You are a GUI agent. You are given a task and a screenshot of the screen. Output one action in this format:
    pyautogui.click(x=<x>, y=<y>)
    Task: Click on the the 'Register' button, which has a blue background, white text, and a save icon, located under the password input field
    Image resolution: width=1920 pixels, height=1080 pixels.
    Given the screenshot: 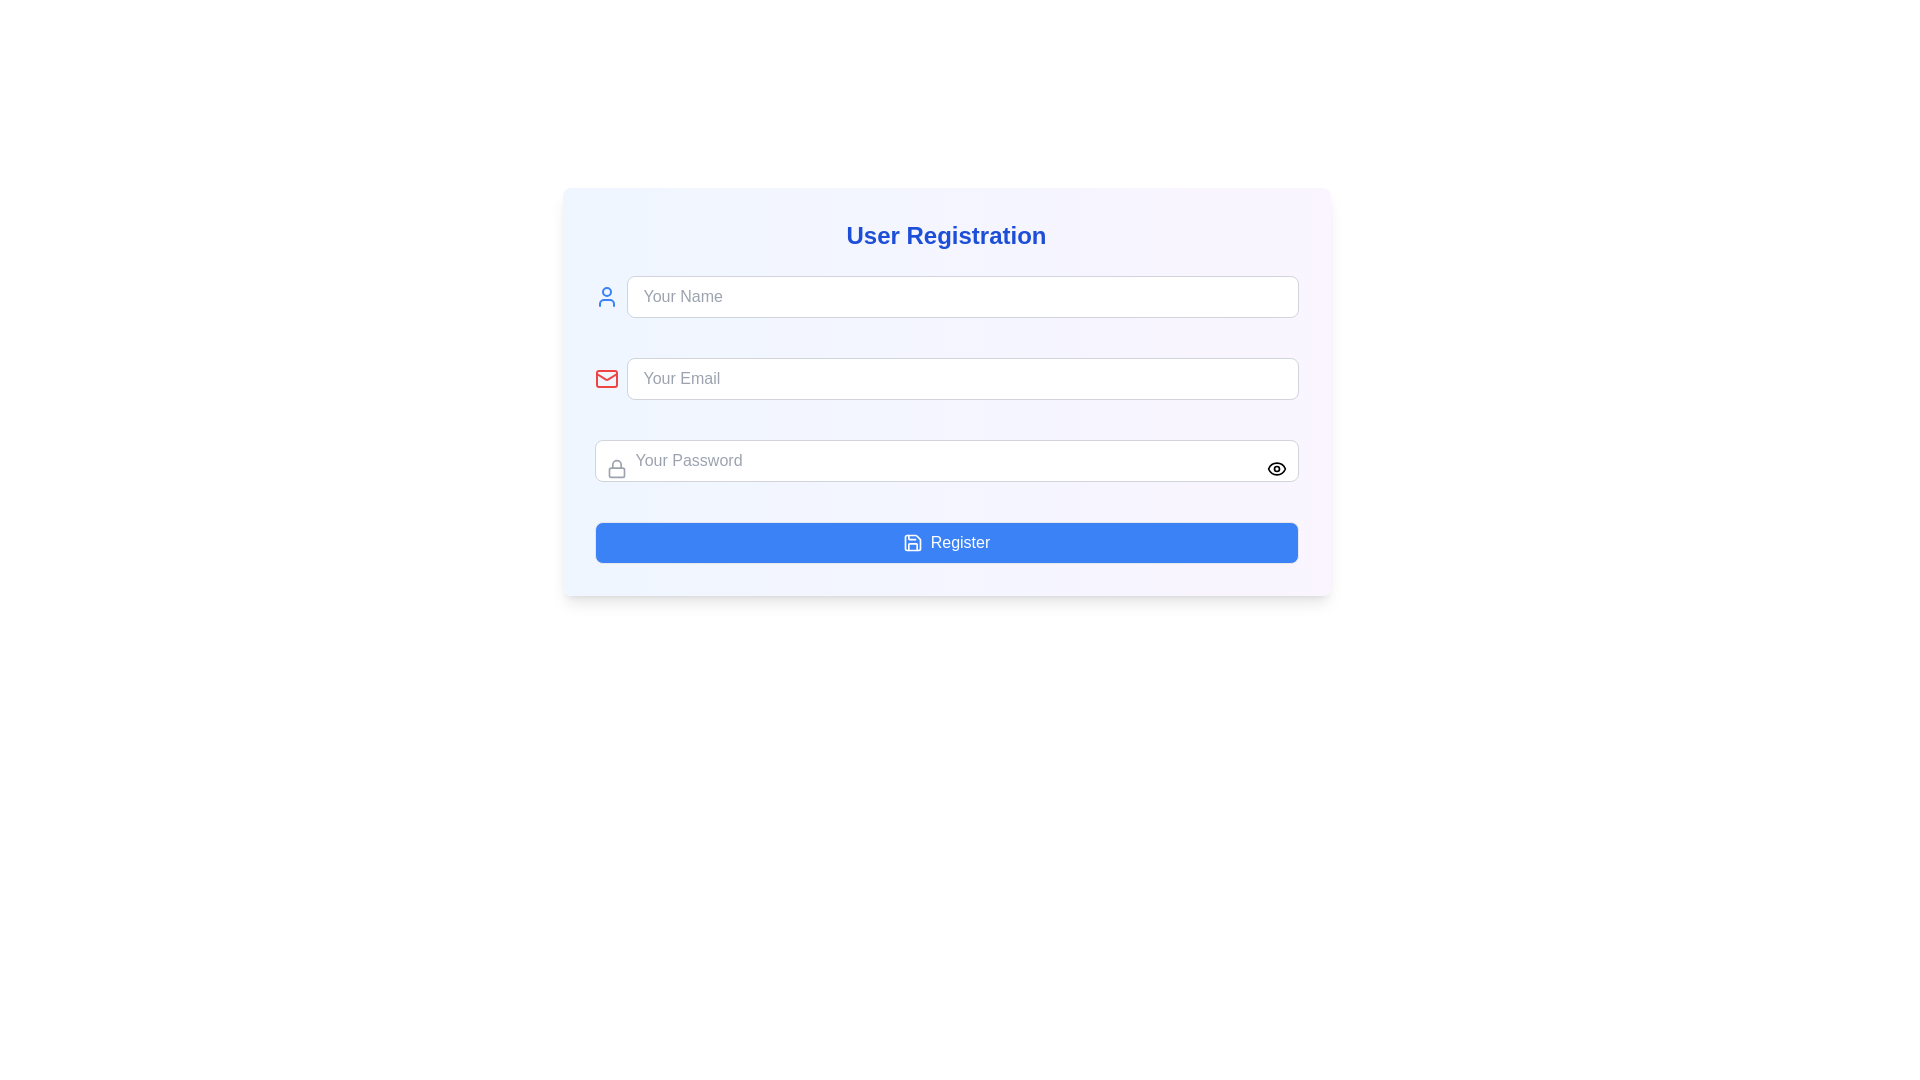 What is the action you would take?
    pyautogui.click(x=945, y=543)
    